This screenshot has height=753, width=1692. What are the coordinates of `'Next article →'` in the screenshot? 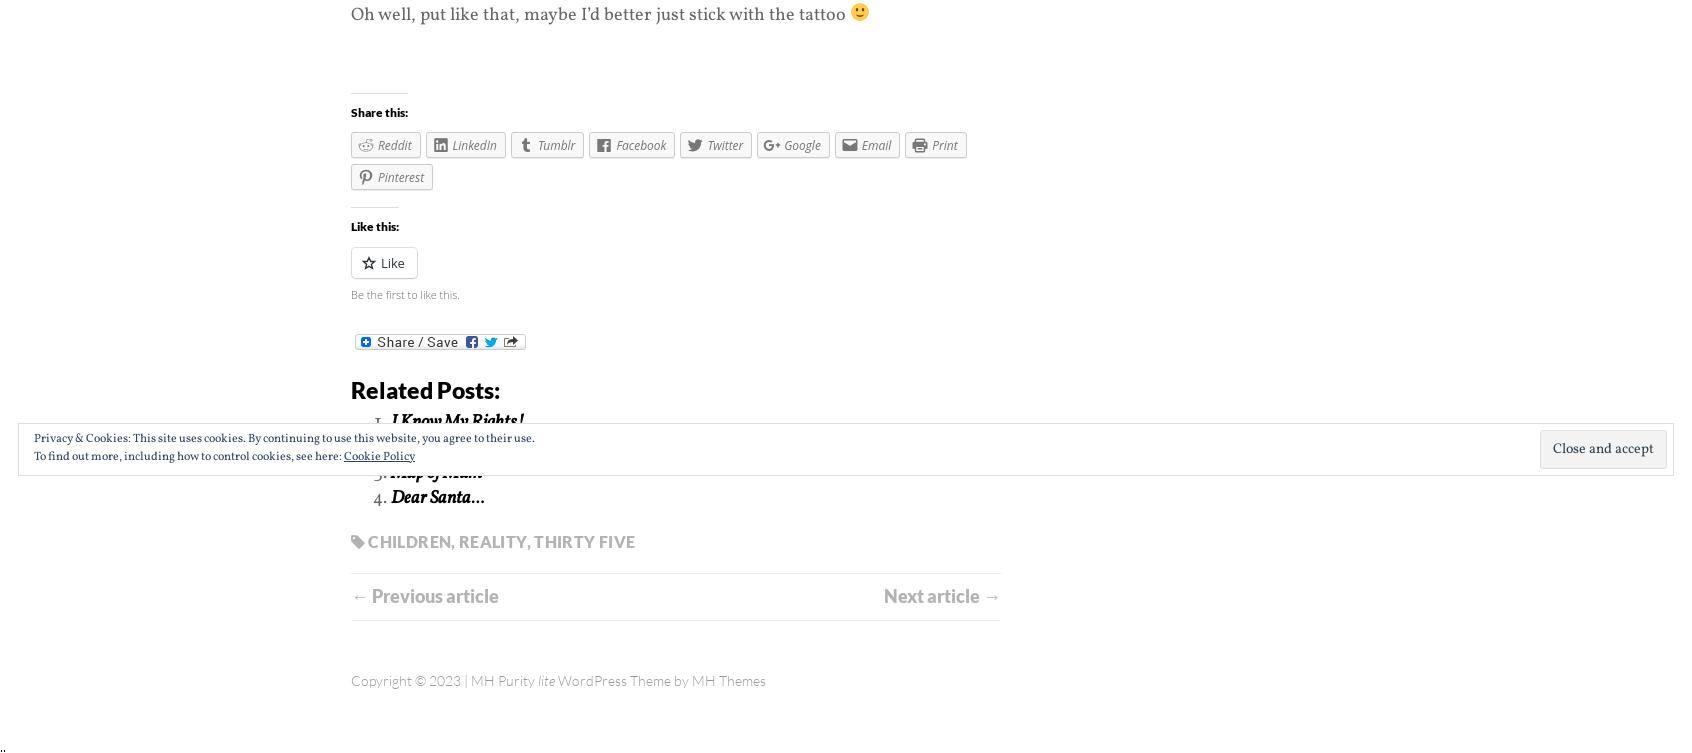 It's located at (942, 595).